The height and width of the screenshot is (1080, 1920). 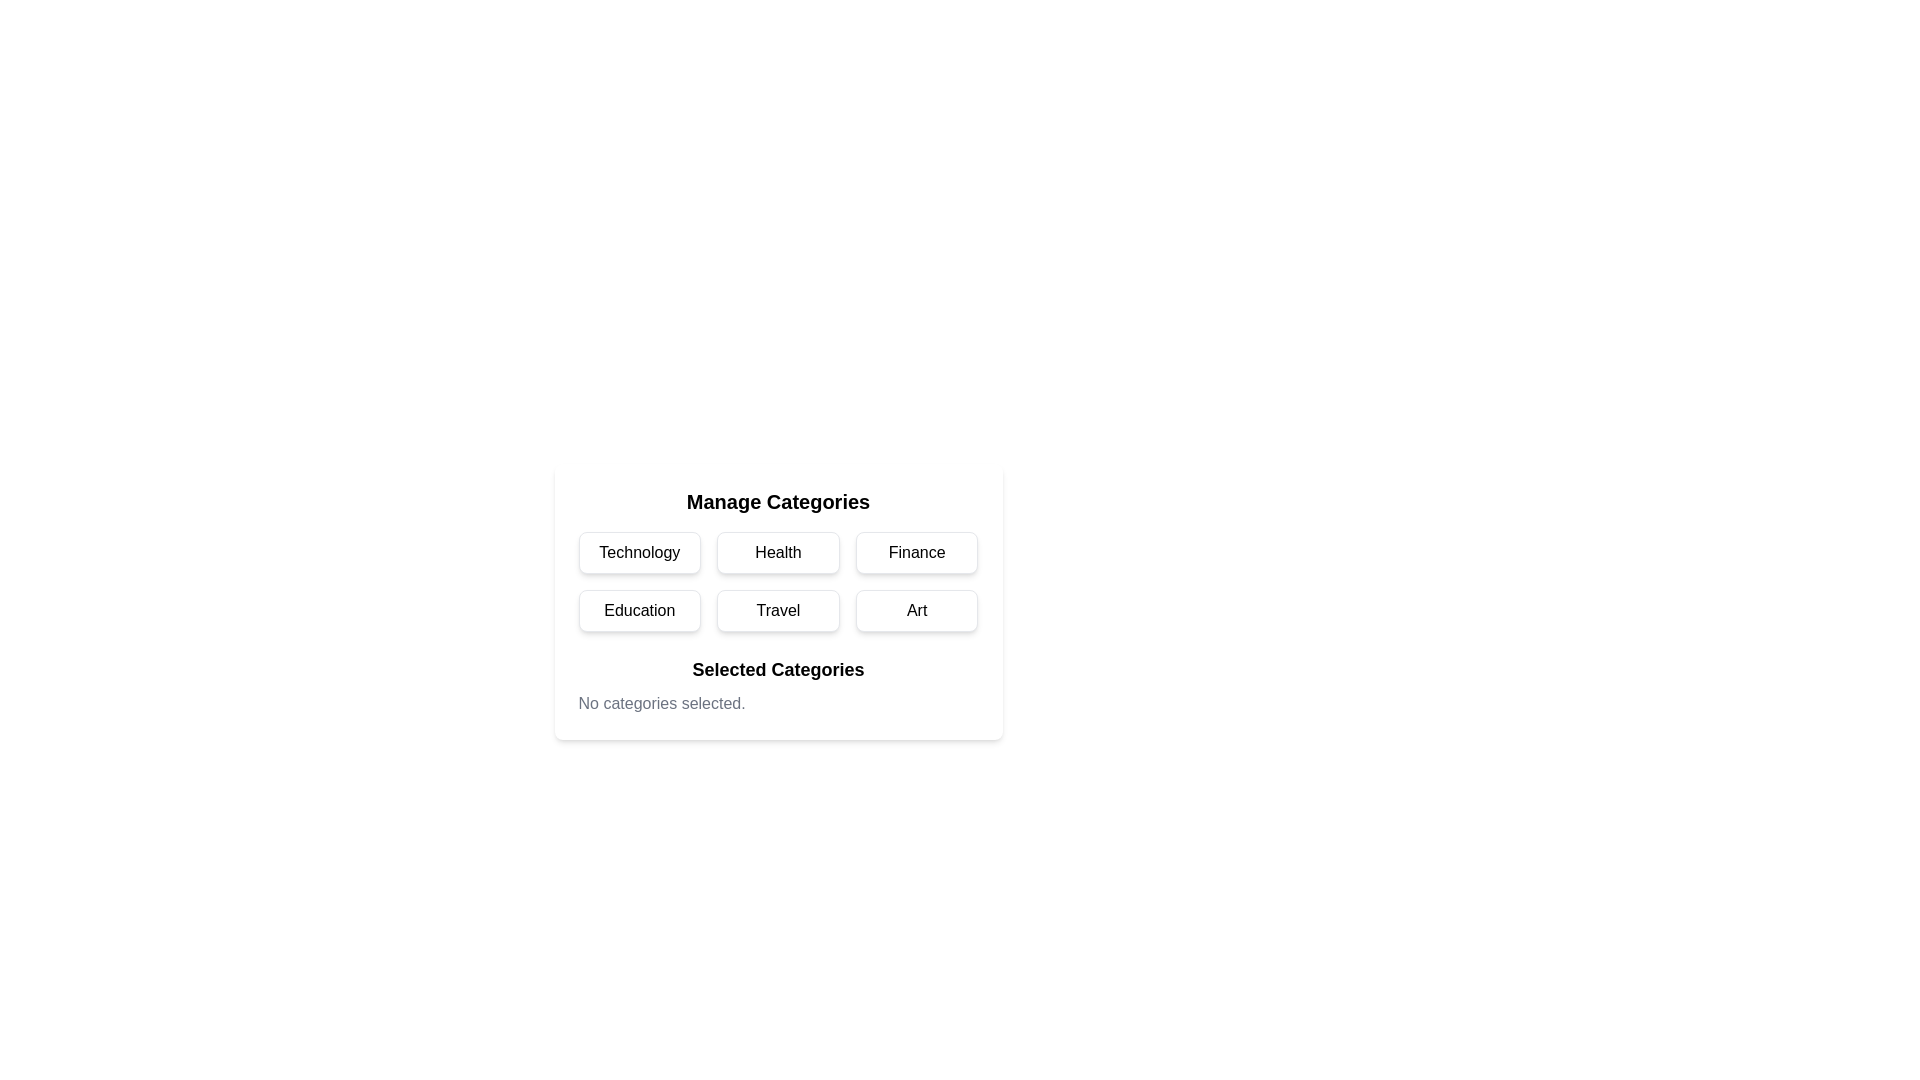 What do you see at coordinates (638, 552) in the screenshot?
I see `the 'Technology' button, which is a rectangular button with bold black text on a white background and rounded corners` at bounding box center [638, 552].